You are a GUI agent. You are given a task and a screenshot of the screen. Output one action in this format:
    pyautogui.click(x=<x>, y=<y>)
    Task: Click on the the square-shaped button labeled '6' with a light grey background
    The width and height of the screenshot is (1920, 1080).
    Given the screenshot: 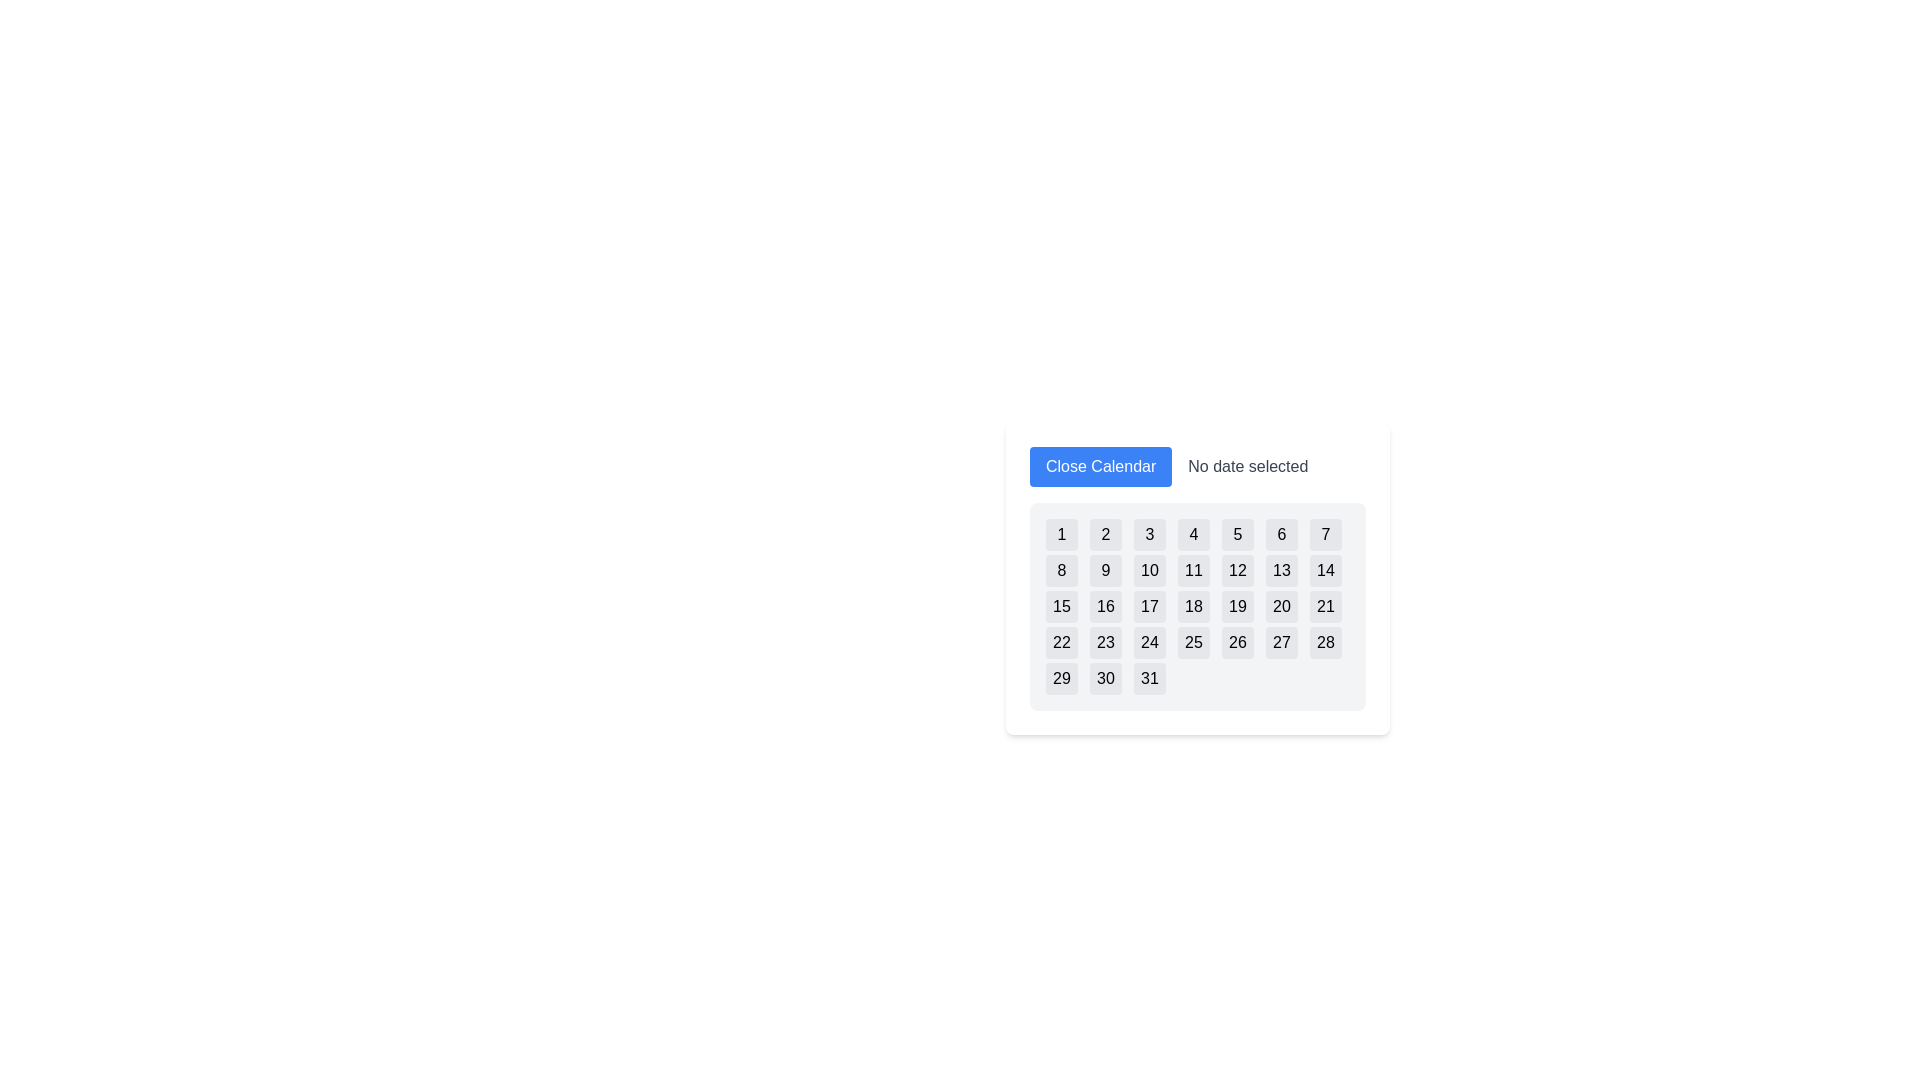 What is the action you would take?
    pyautogui.click(x=1281, y=534)
    